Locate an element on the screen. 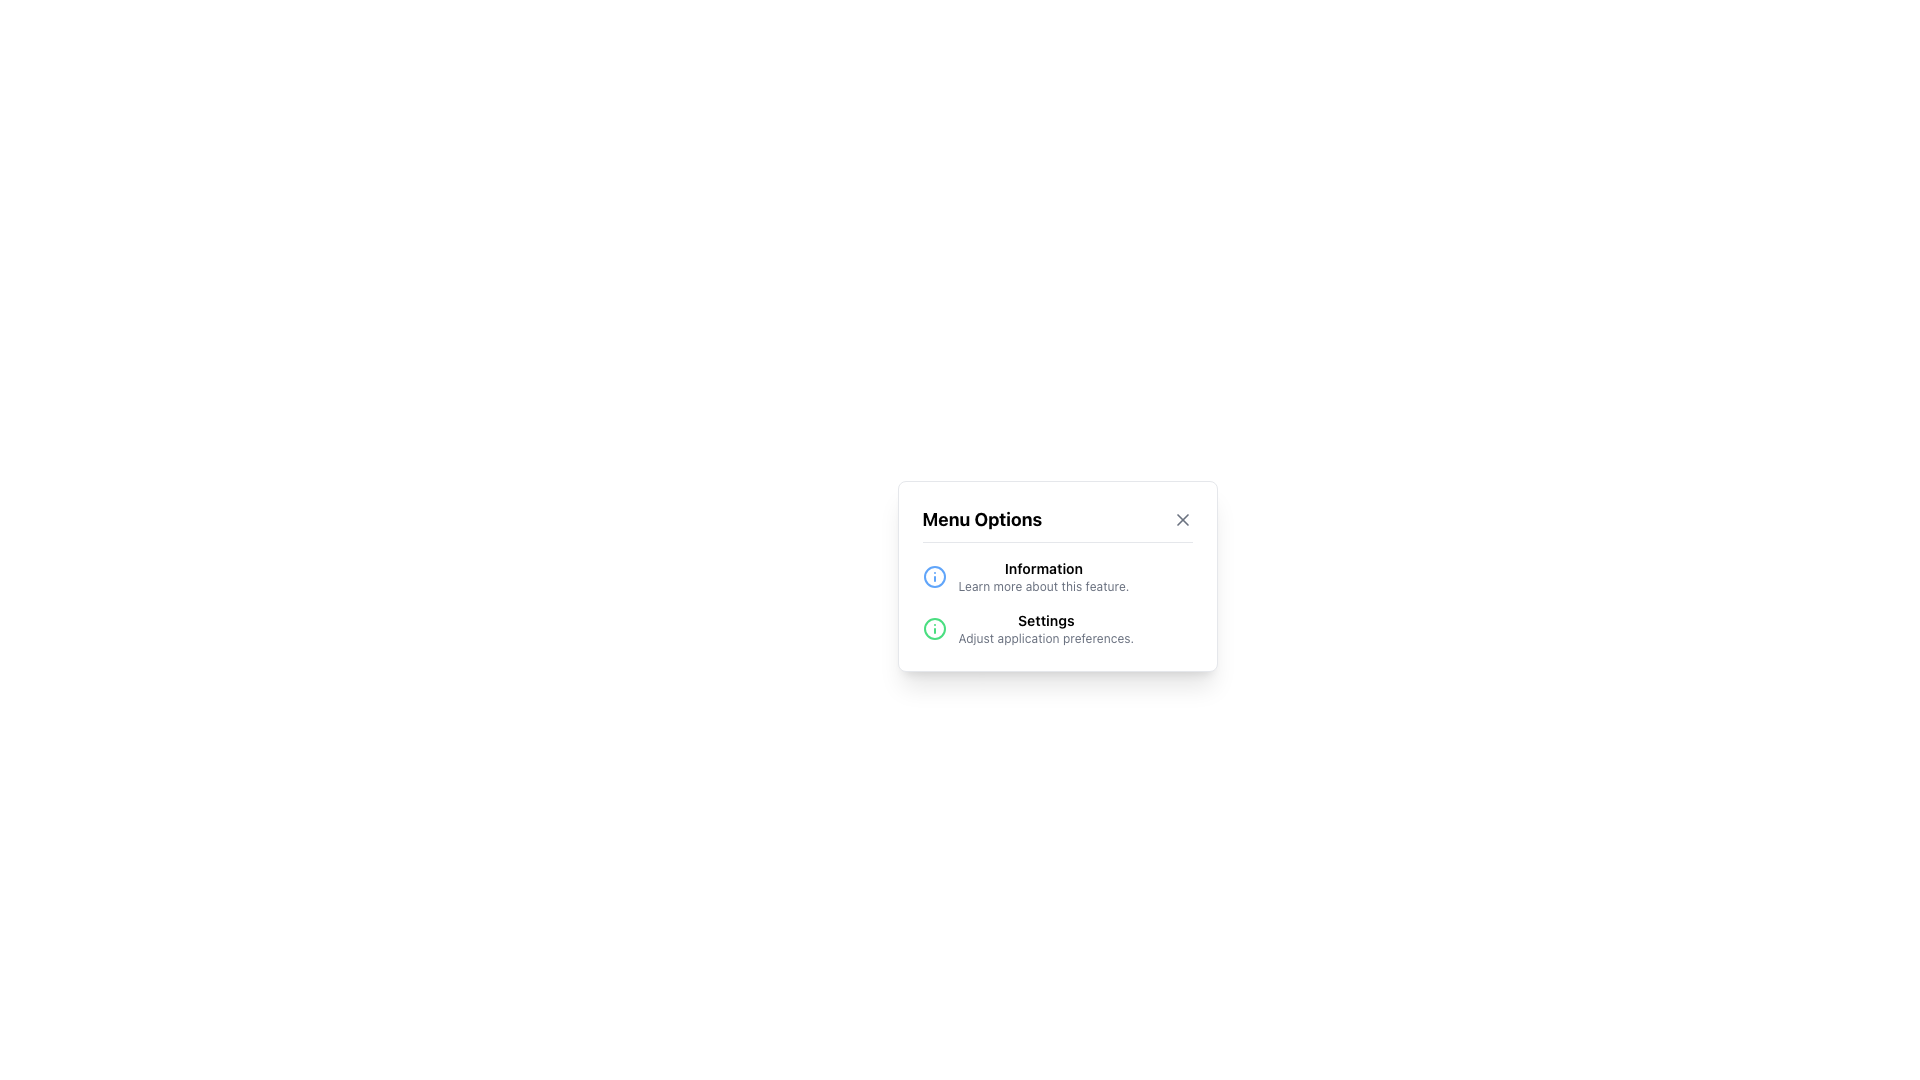 The height and width of the screenshot is (1080, 1920). the circular green outlined icon representing an information status graphic, which is the leftmost part of the menu entry aligned with the 'Settings' label is located at coordinates (933, 627).